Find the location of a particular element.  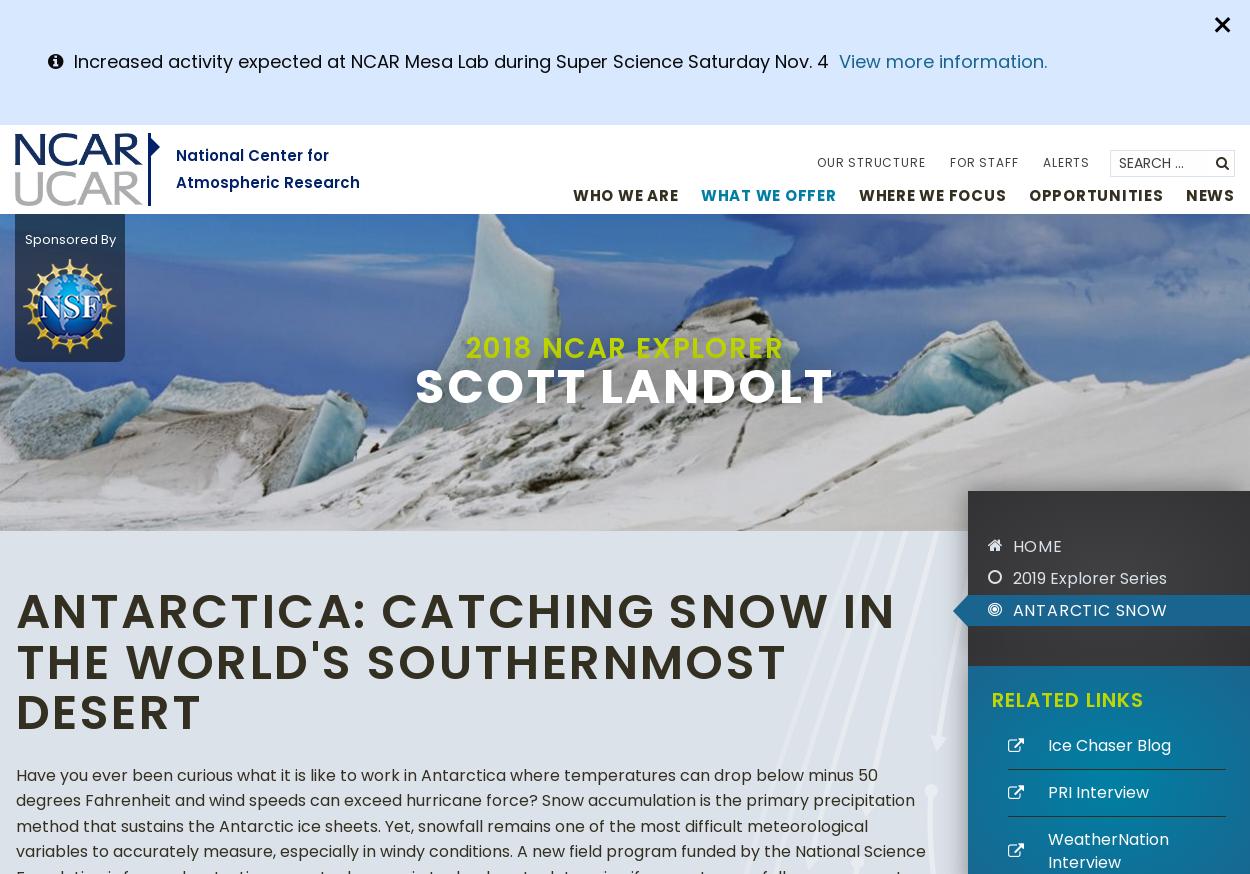

'Increased activity expected at NCAR Mesa Lab during Super Science Saturday Nov. 4' is located at coordinates (73, 60).